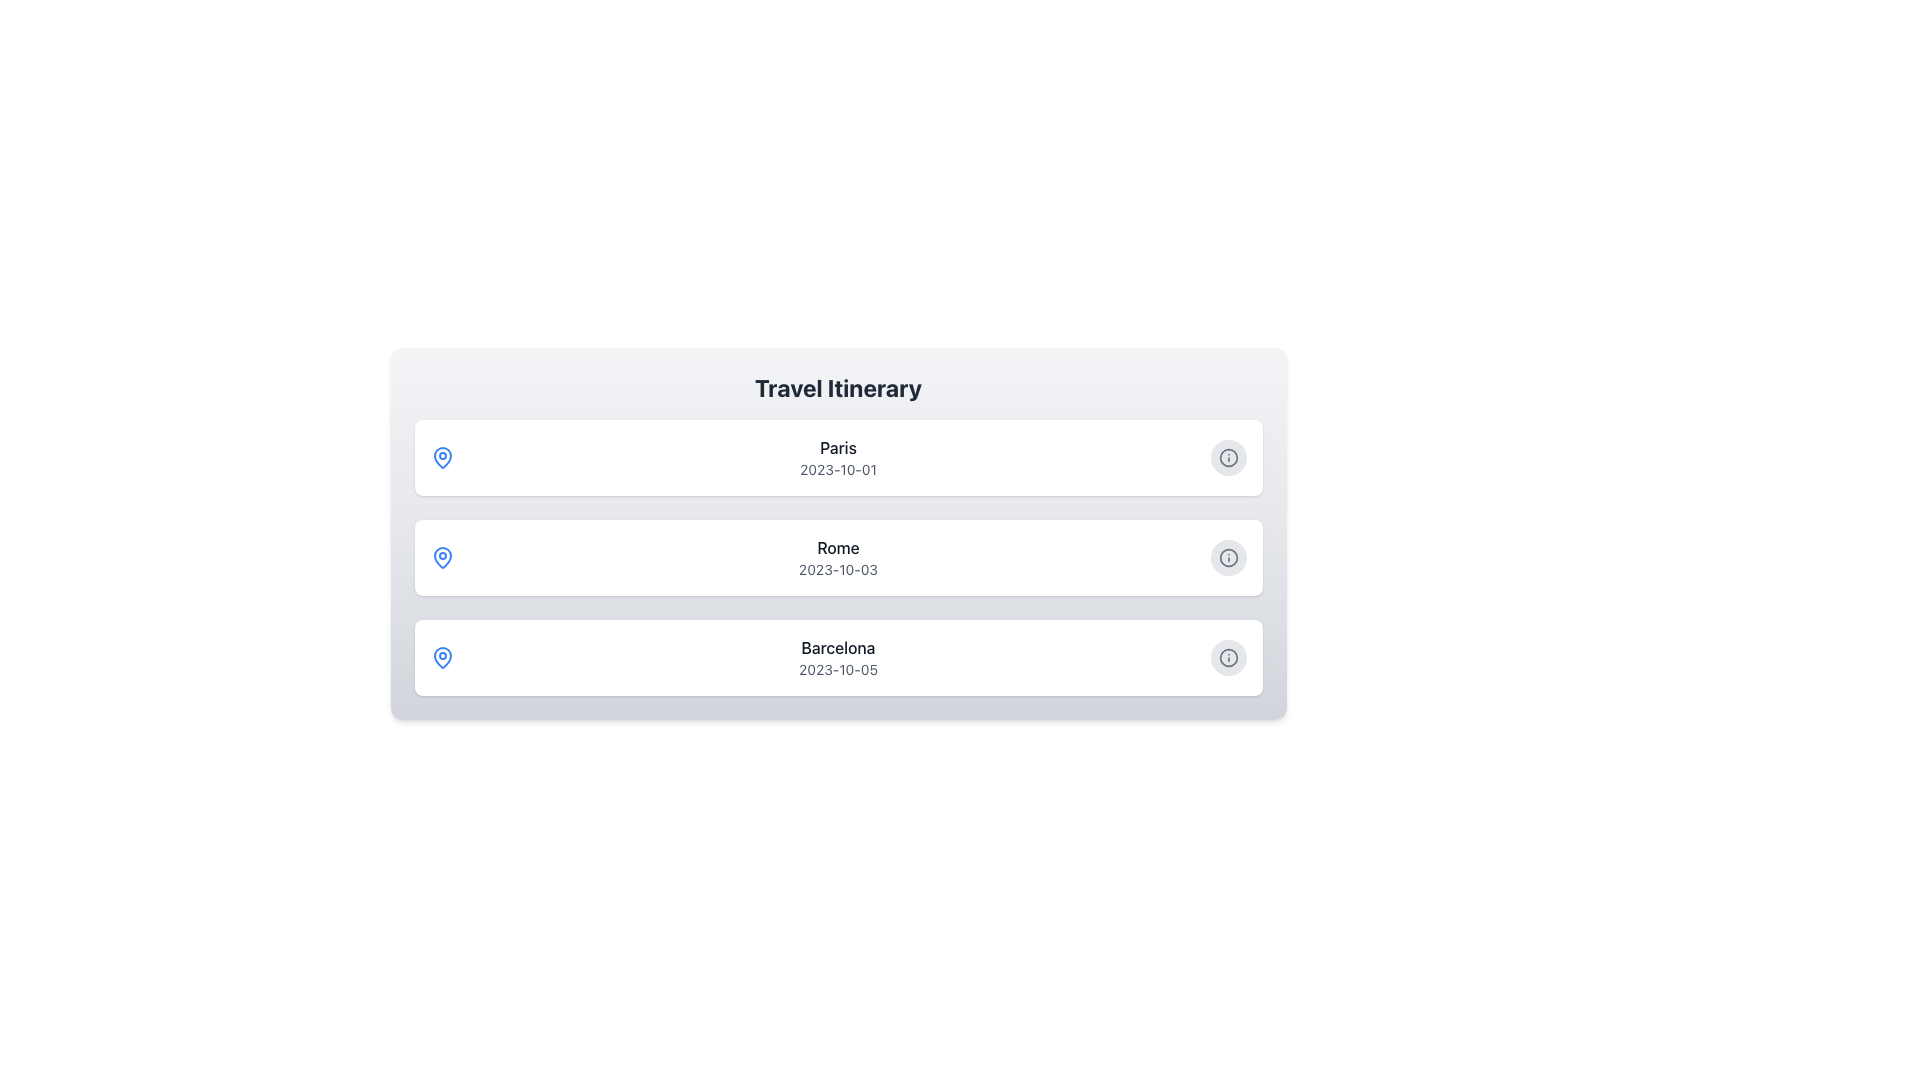 The width and height of the screenshot is (1920, 1080). Describe the element at coordinates (441, 458) in the screenshot. I see `the map pin icon located in the first row of the 'Travel Itinerary' list, positioned to the left of the 'Paris' text label` at that location.